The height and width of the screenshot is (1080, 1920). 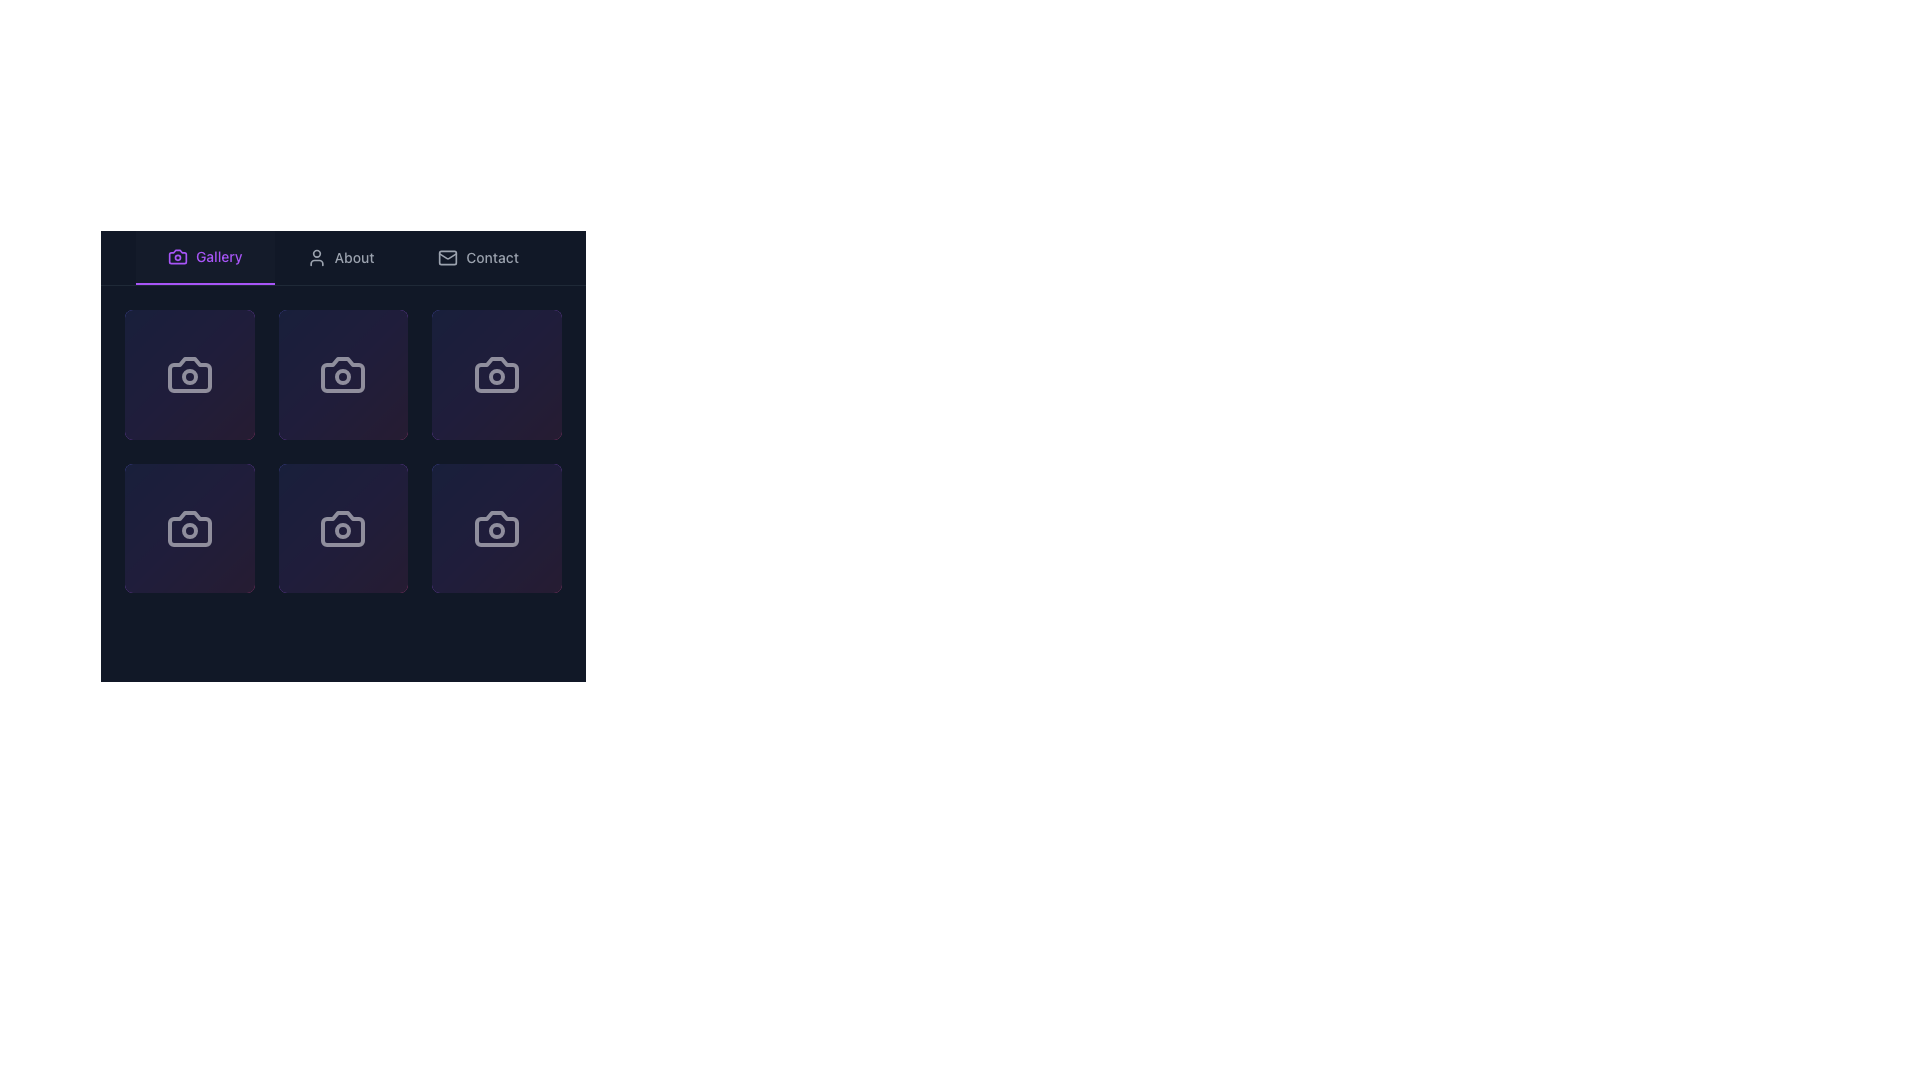 What do you see at coordinates (189, 374) in the screenshot?
I see `the first camera icon located in the top-left corner of the grid layout` at bounding box center [189, 374].